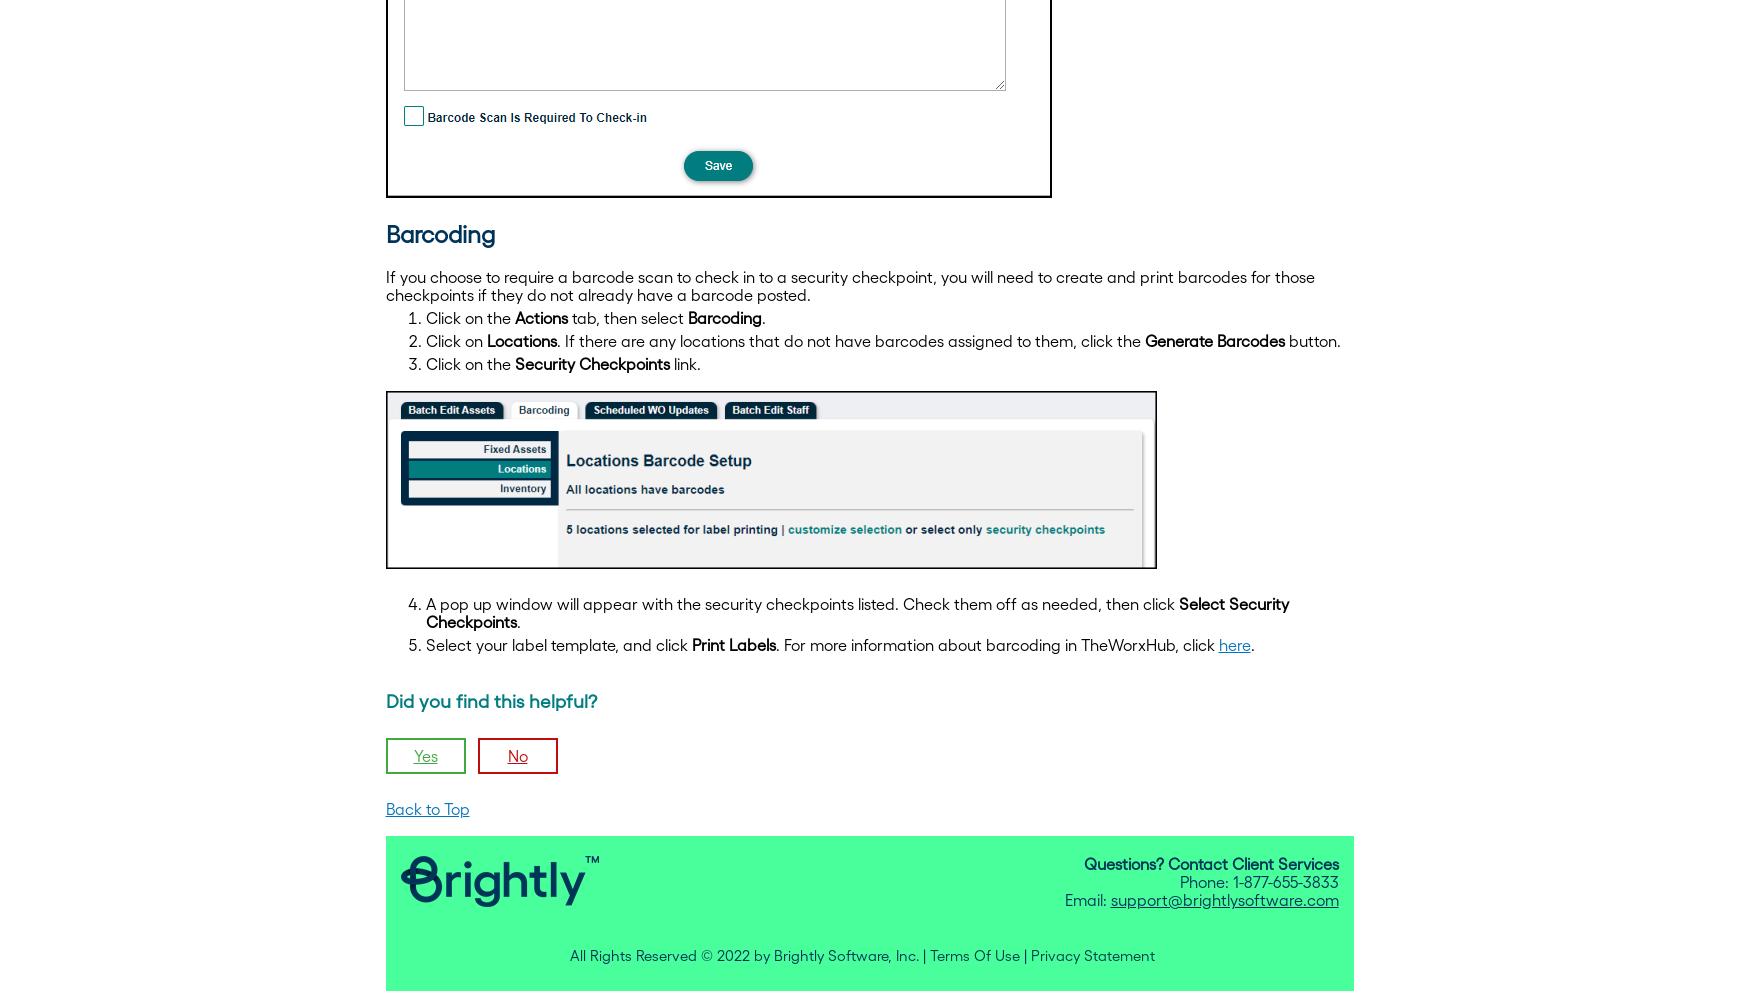 Image resolution: width=1739 pixels, height=1006 pixels. What do you see at coordinates (413, 755) in the screenshot?
I see `'Yes'` at bounding box center [413, 755].